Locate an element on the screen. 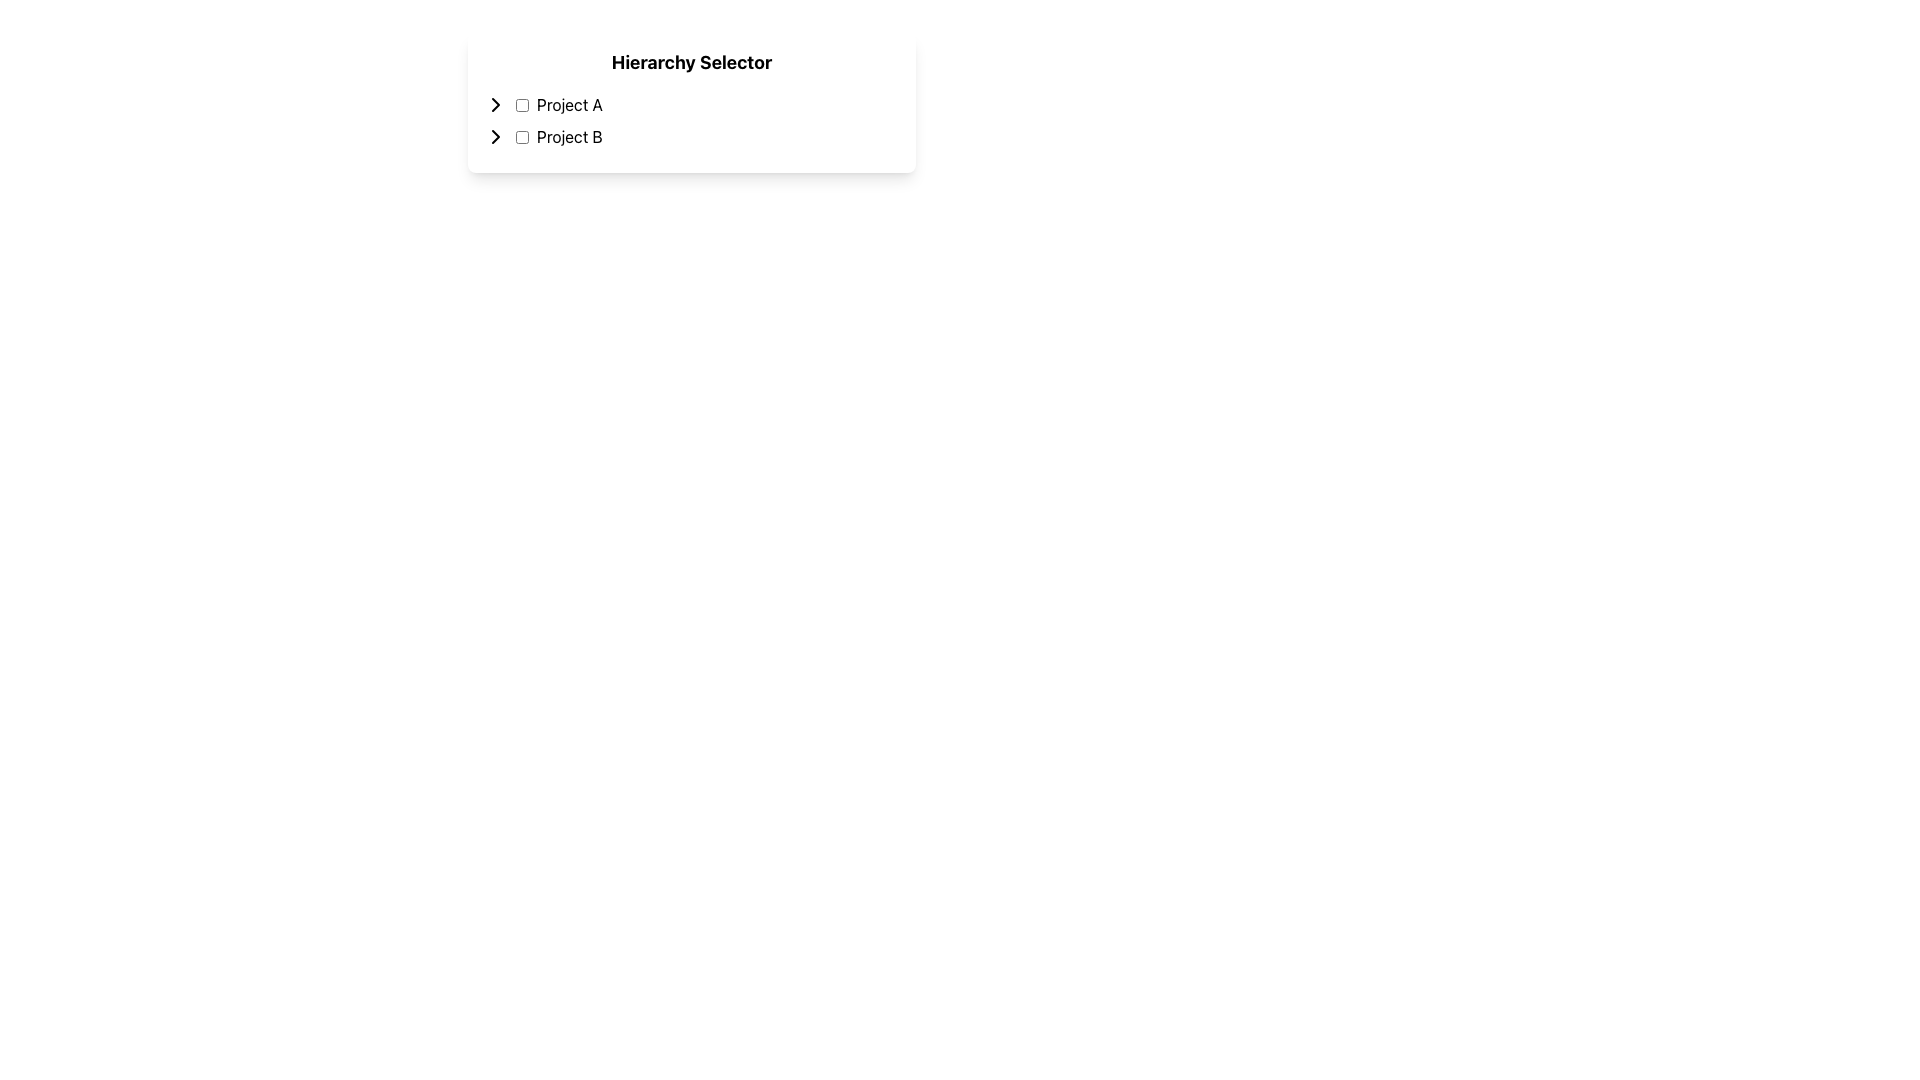 Image resolution: width=1920 pixels, height=1080 pixels. the small rightward-pointing chevron icon is located at coordinates (495, 136).